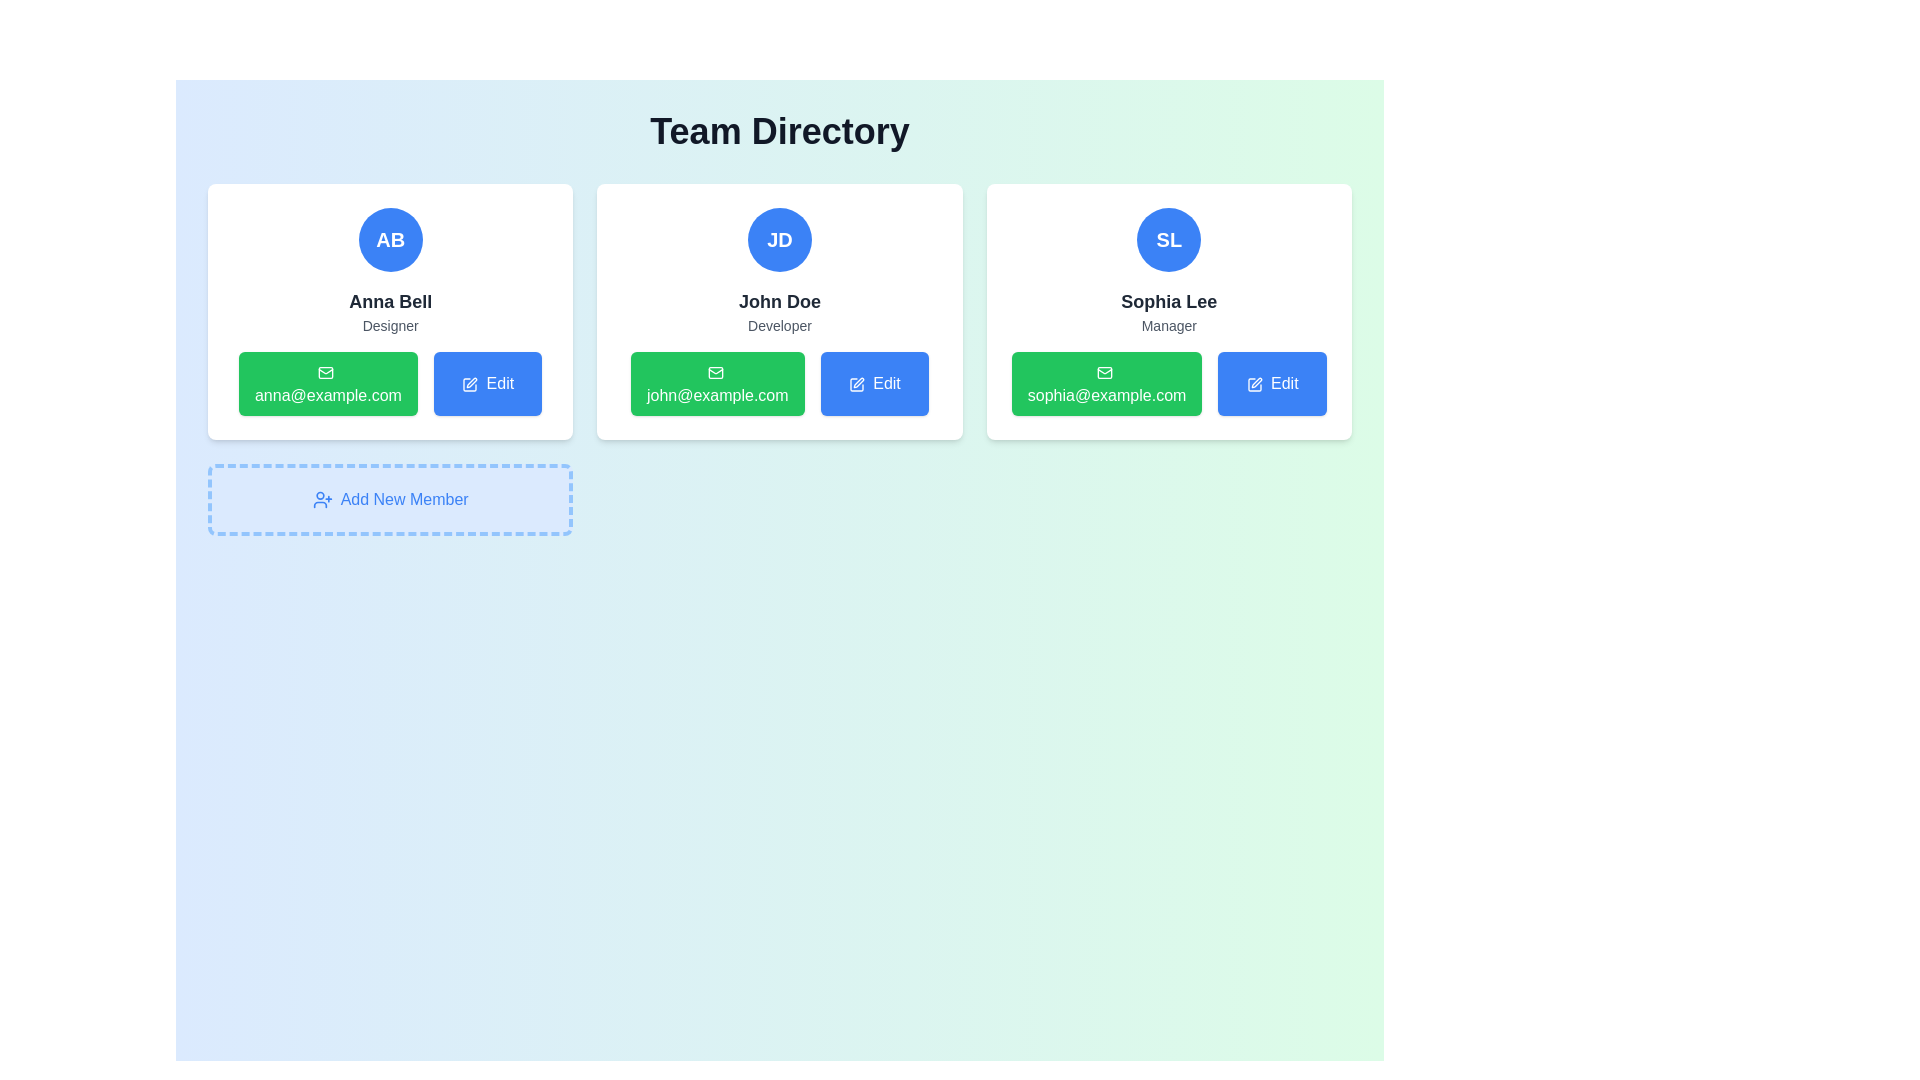 The width and height of the screenshot is (1920, 1080). Describe the element at coordinates (778, 325) in the screenshot. I see `the 'Developer' label, which is displayed in a small, gray font and positioned below 'John Doe' in the second profile card of a horizontally centered grid of three cards` at that location.